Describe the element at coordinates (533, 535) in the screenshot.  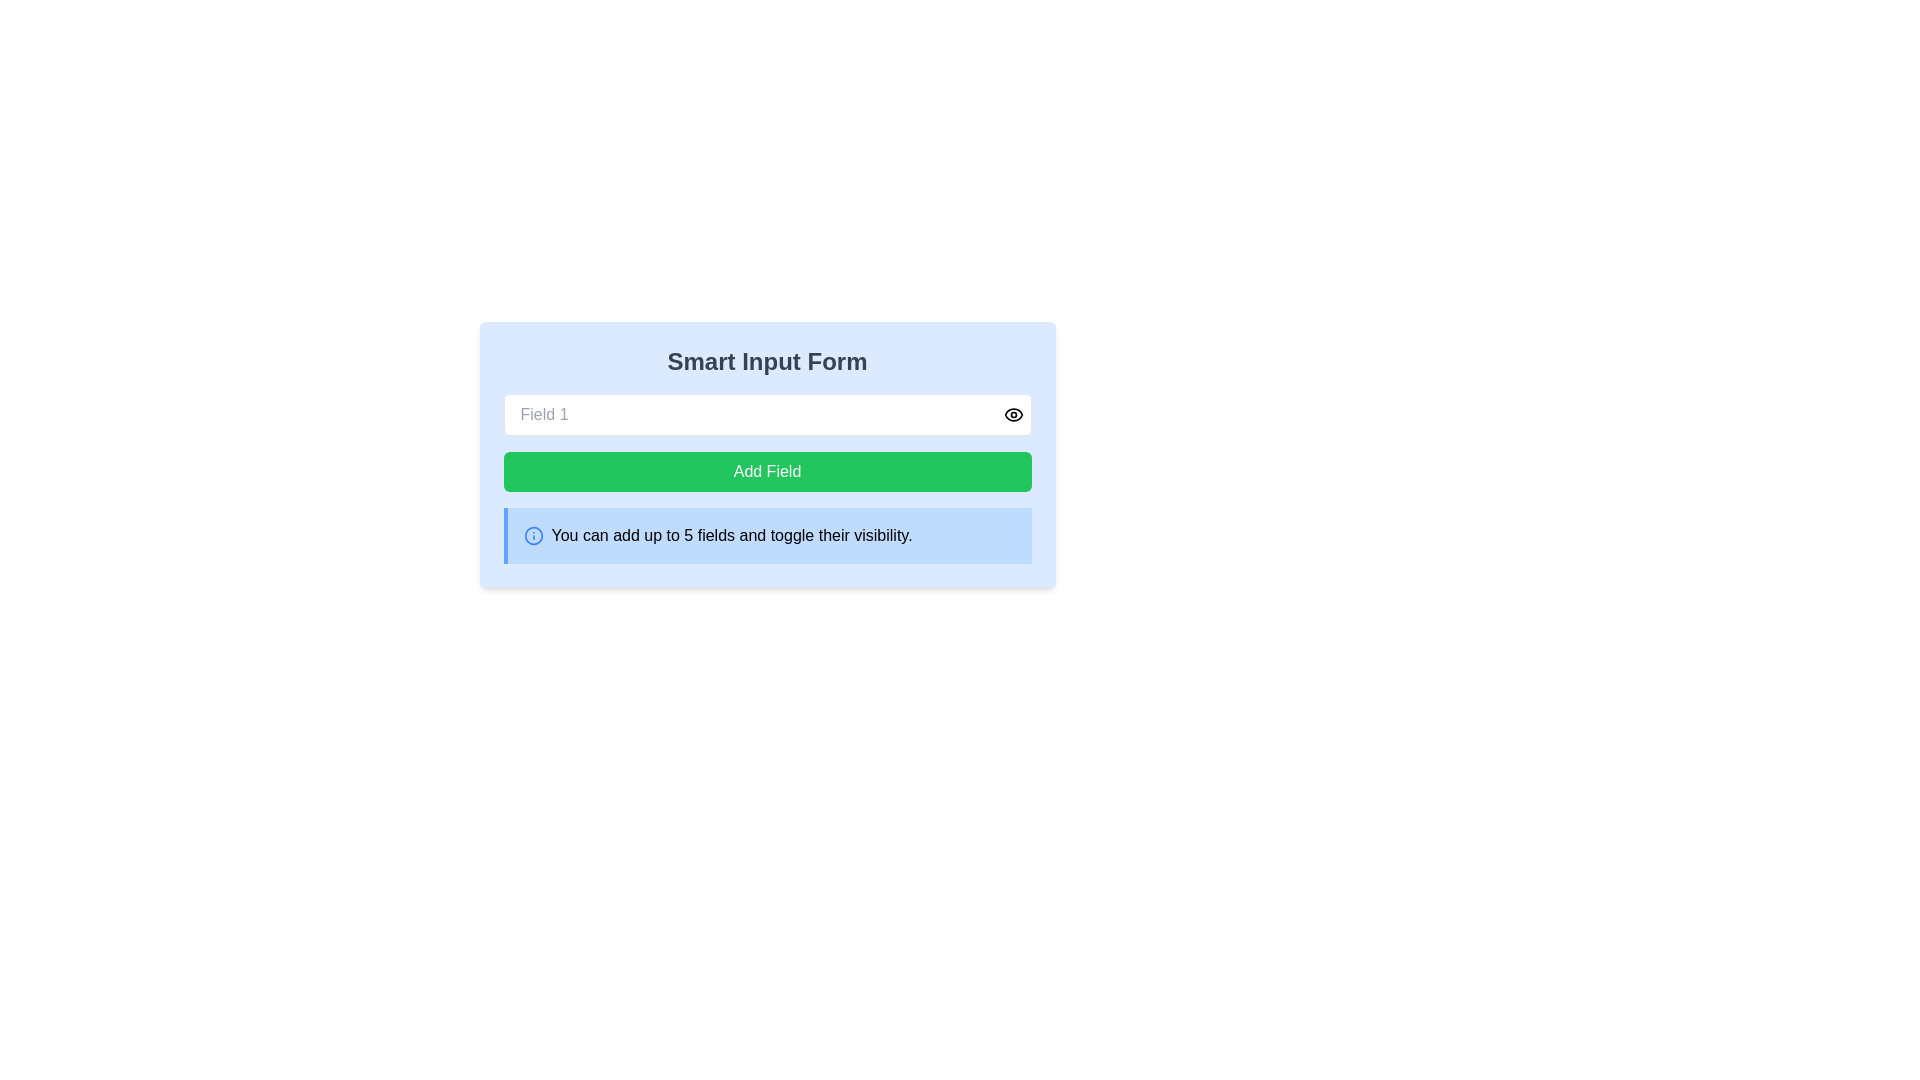
I see `the Circle Glyph, which is a circular icon with a blue outline and a white interior, located within an SVG graphics context near the bottom left of the notification bar in the form interface` at that location.